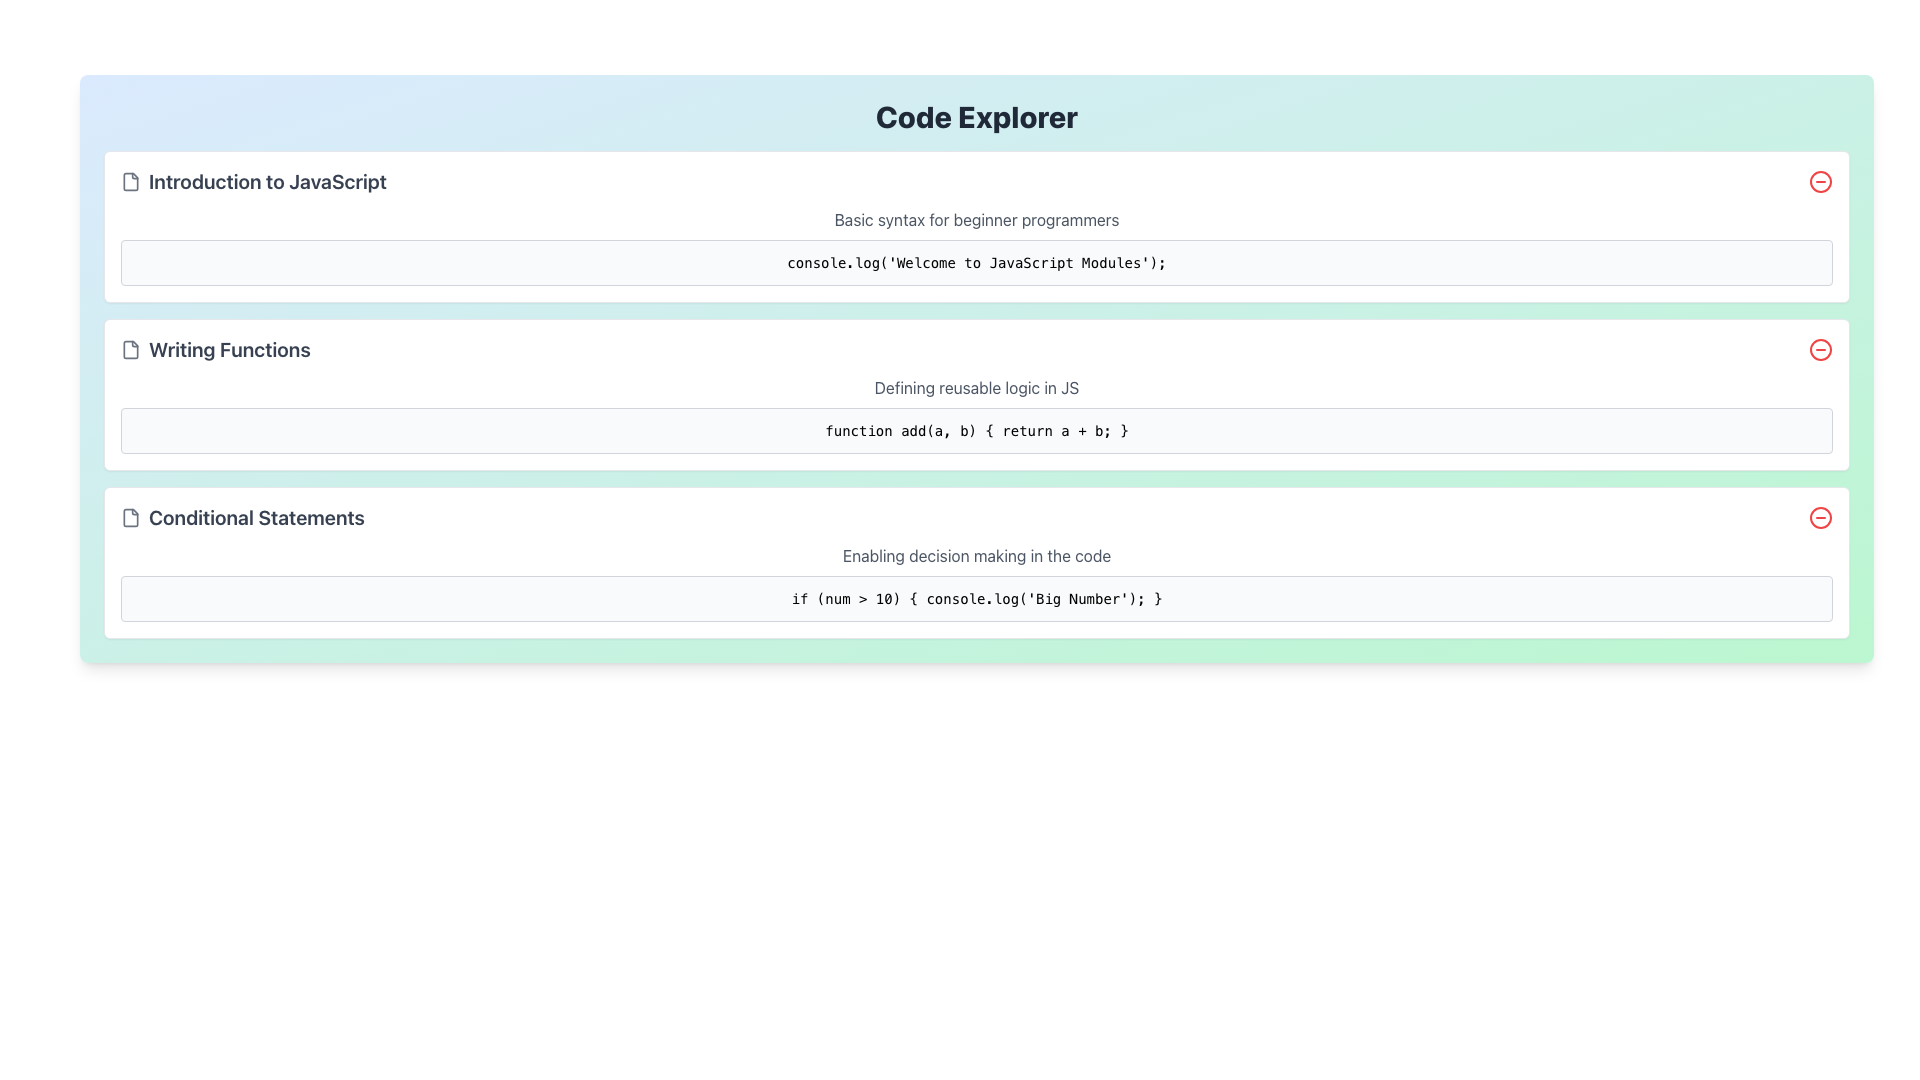 The image size is (1920, 1080). Describe the element at coordinates (1820, 181) in the screenshot. I see `red circular core SVG element located in the top-right corner of the interface, which is nested within a larger circular icon with a horizontal line` at that location.